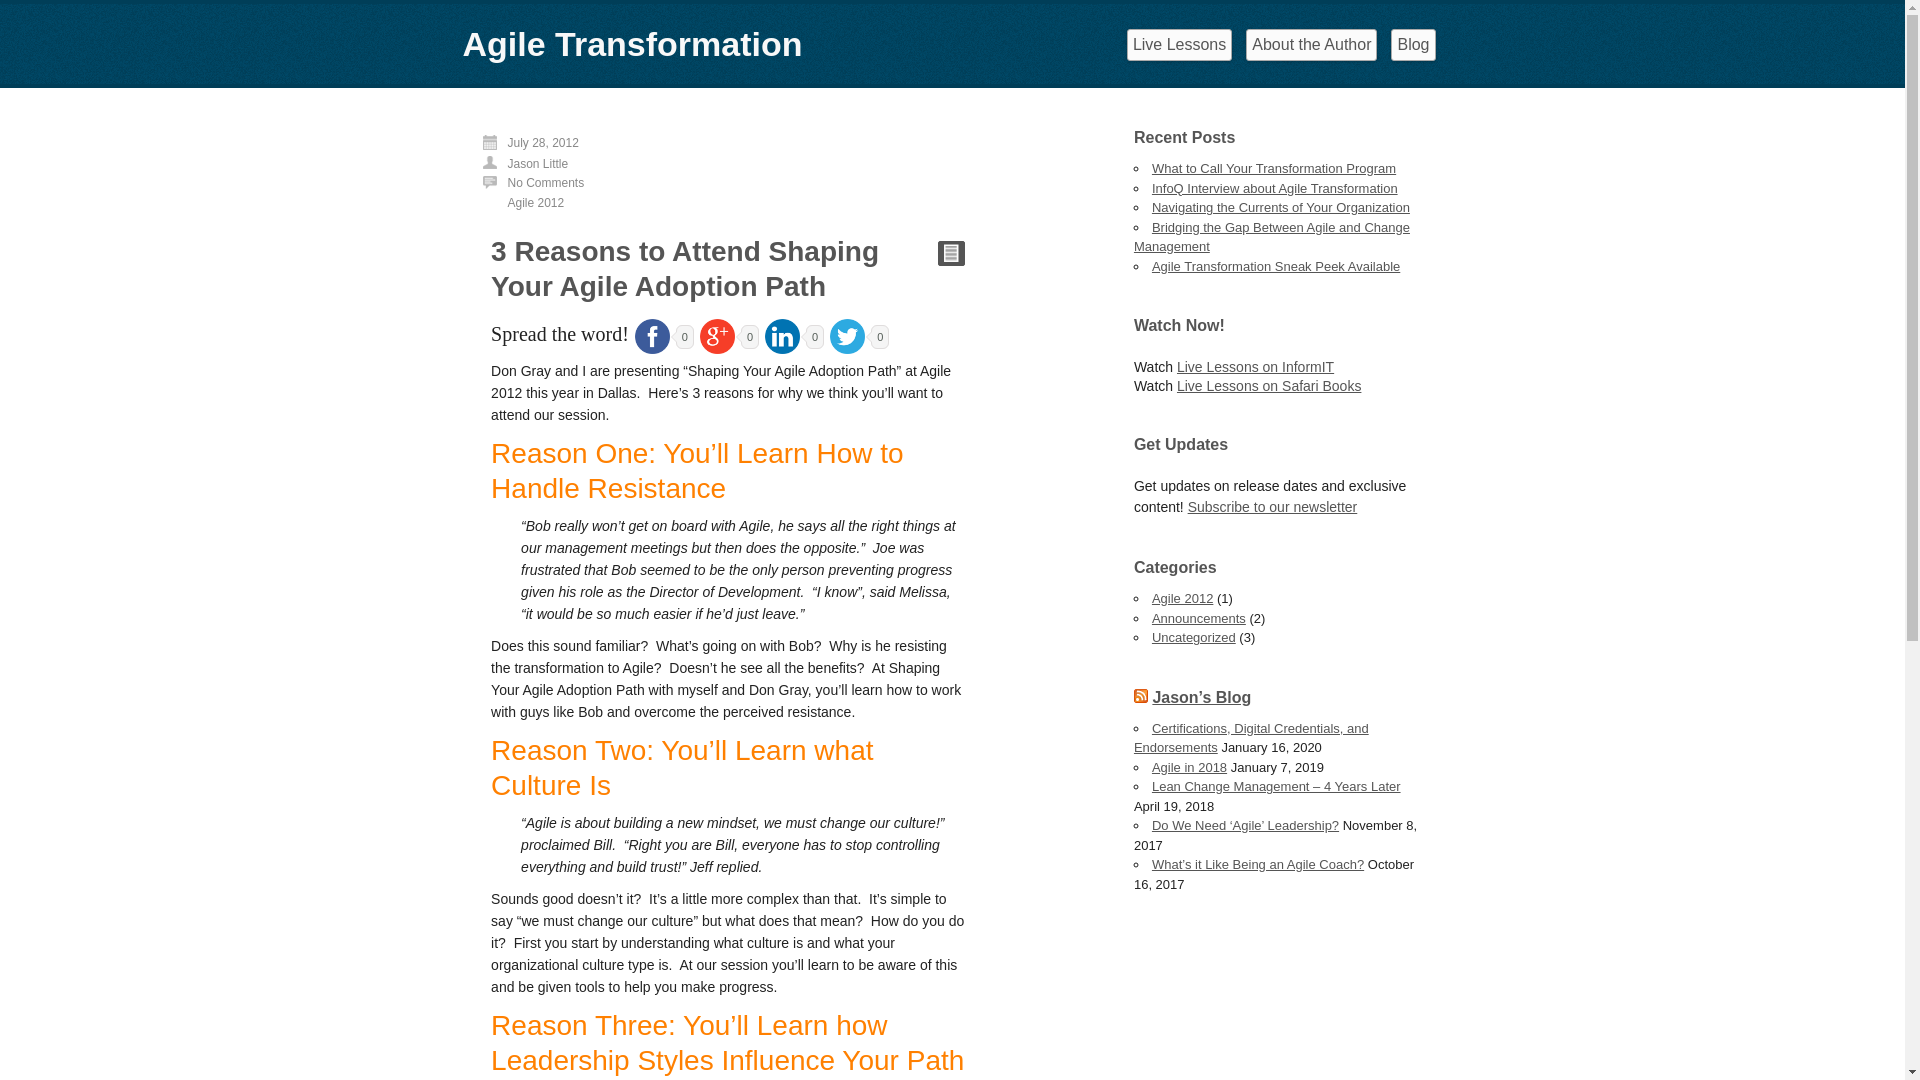  Describe the element at coordinates (508, 182) in the screenshot. I see `'No Comments'` at that location.